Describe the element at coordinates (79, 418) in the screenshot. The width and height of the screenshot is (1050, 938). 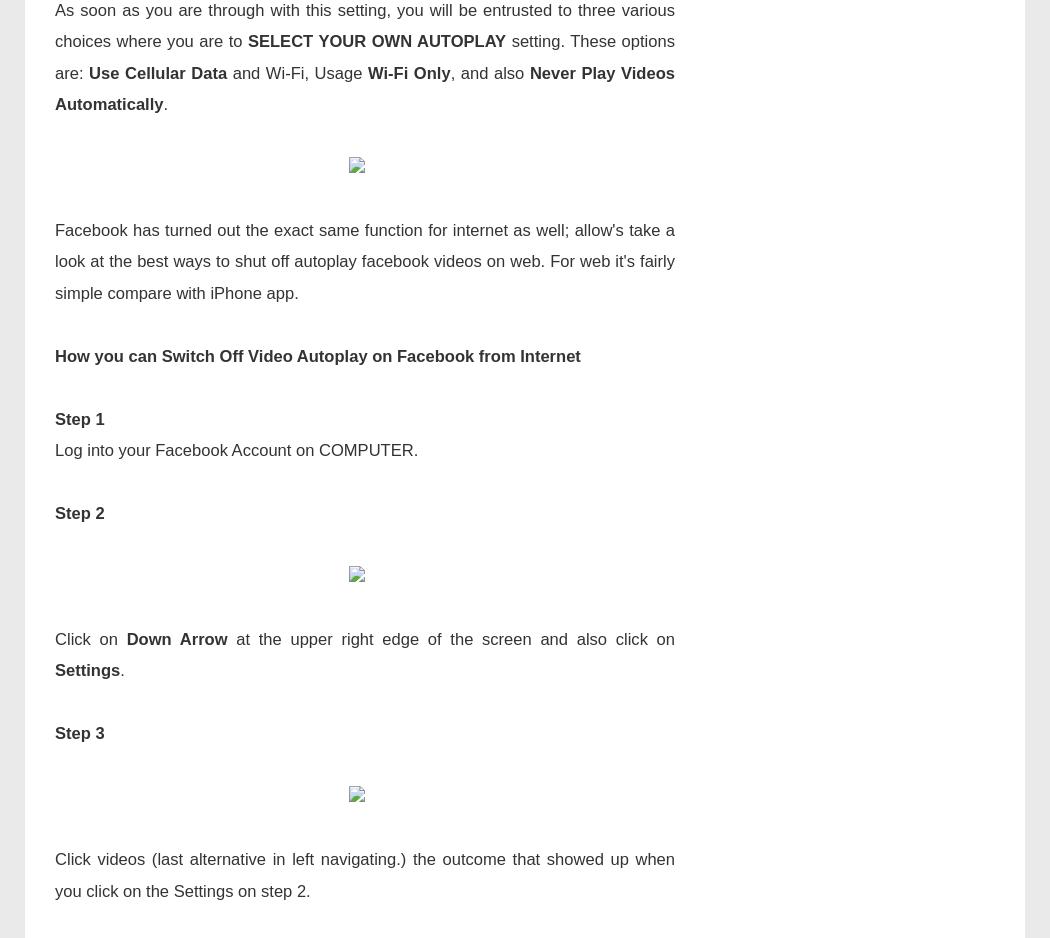
I see `'Step 1'` at that location.